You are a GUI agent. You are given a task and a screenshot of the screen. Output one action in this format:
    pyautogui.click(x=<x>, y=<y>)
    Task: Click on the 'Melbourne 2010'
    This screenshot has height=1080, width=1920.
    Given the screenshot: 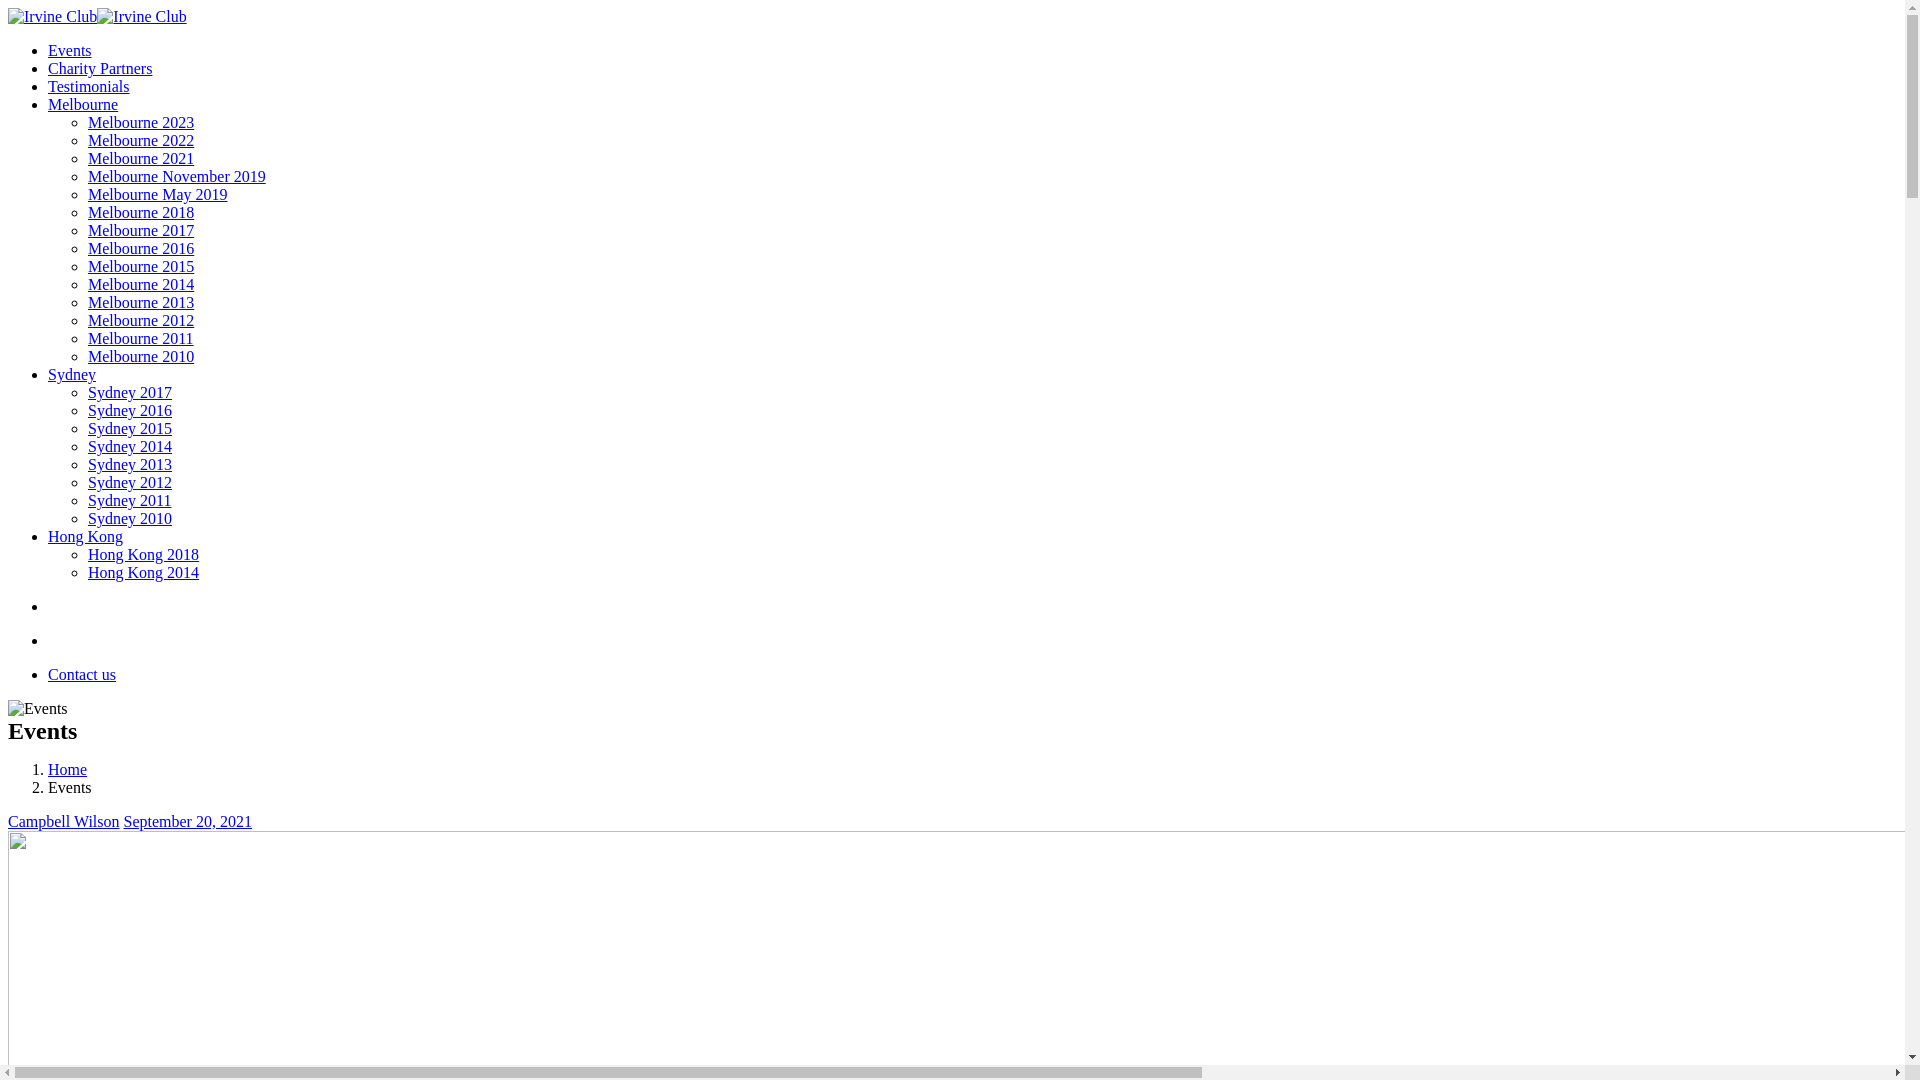 What is the action you would take?
    pyautogui.click(x=86, y=355)
    